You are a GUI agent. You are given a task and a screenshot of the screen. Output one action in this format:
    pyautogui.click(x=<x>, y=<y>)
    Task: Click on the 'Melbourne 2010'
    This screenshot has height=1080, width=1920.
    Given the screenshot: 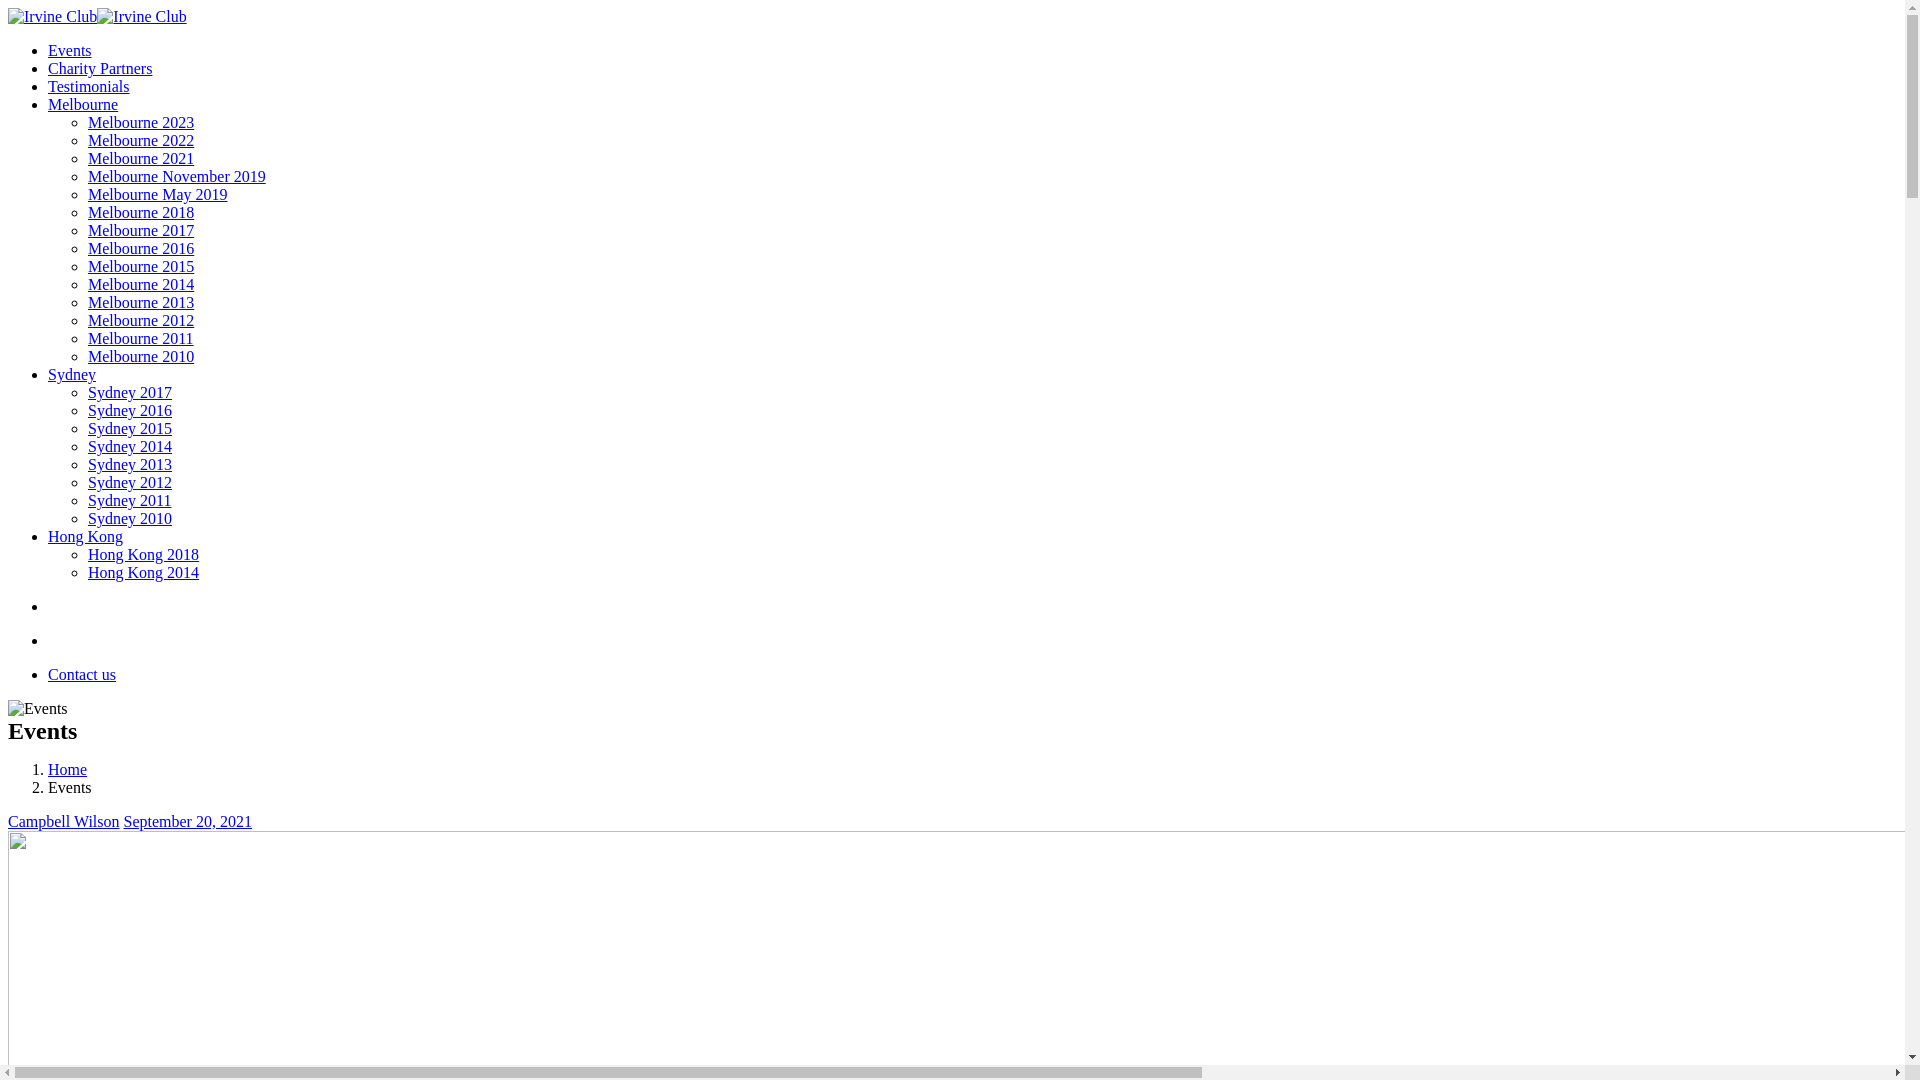 What is the action you would take?
    pyautogui.click(x=86, y=355)
    